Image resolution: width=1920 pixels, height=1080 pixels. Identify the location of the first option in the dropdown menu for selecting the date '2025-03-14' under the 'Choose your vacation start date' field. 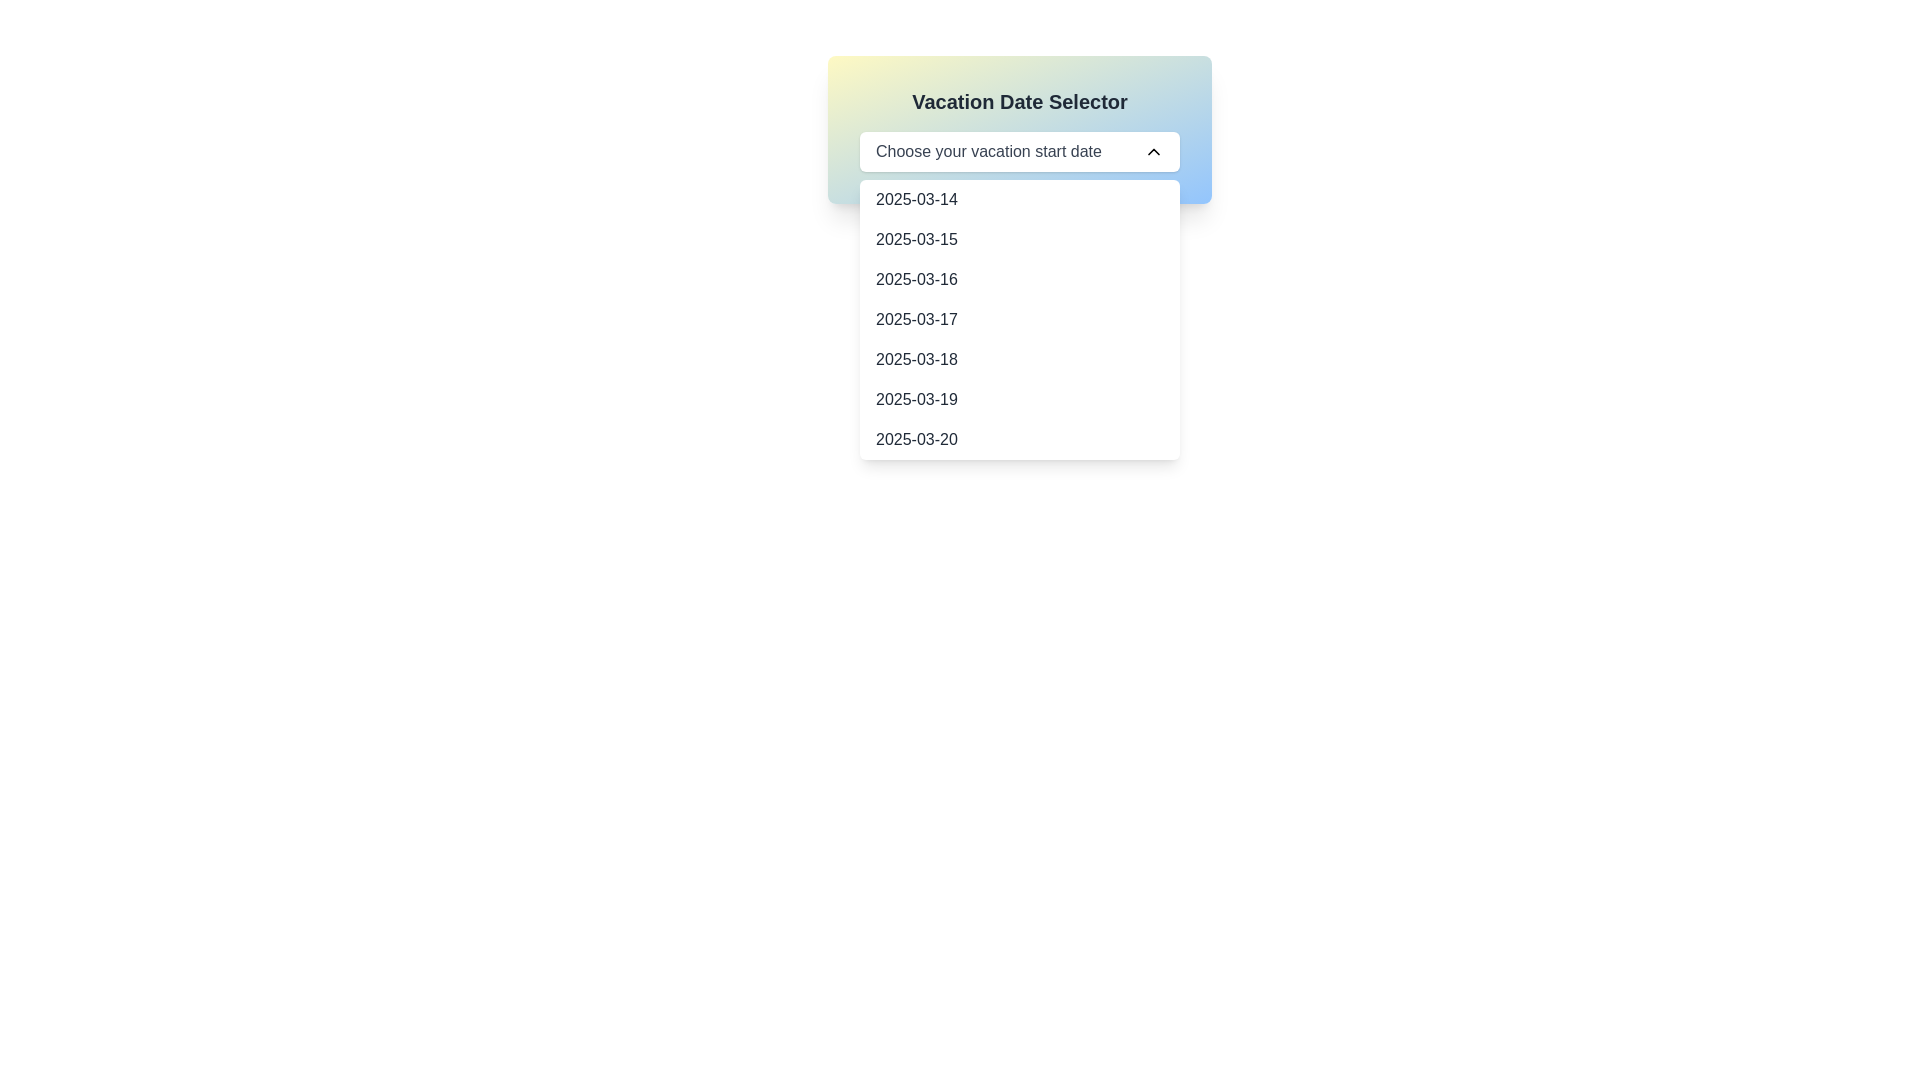
(1019, 200).